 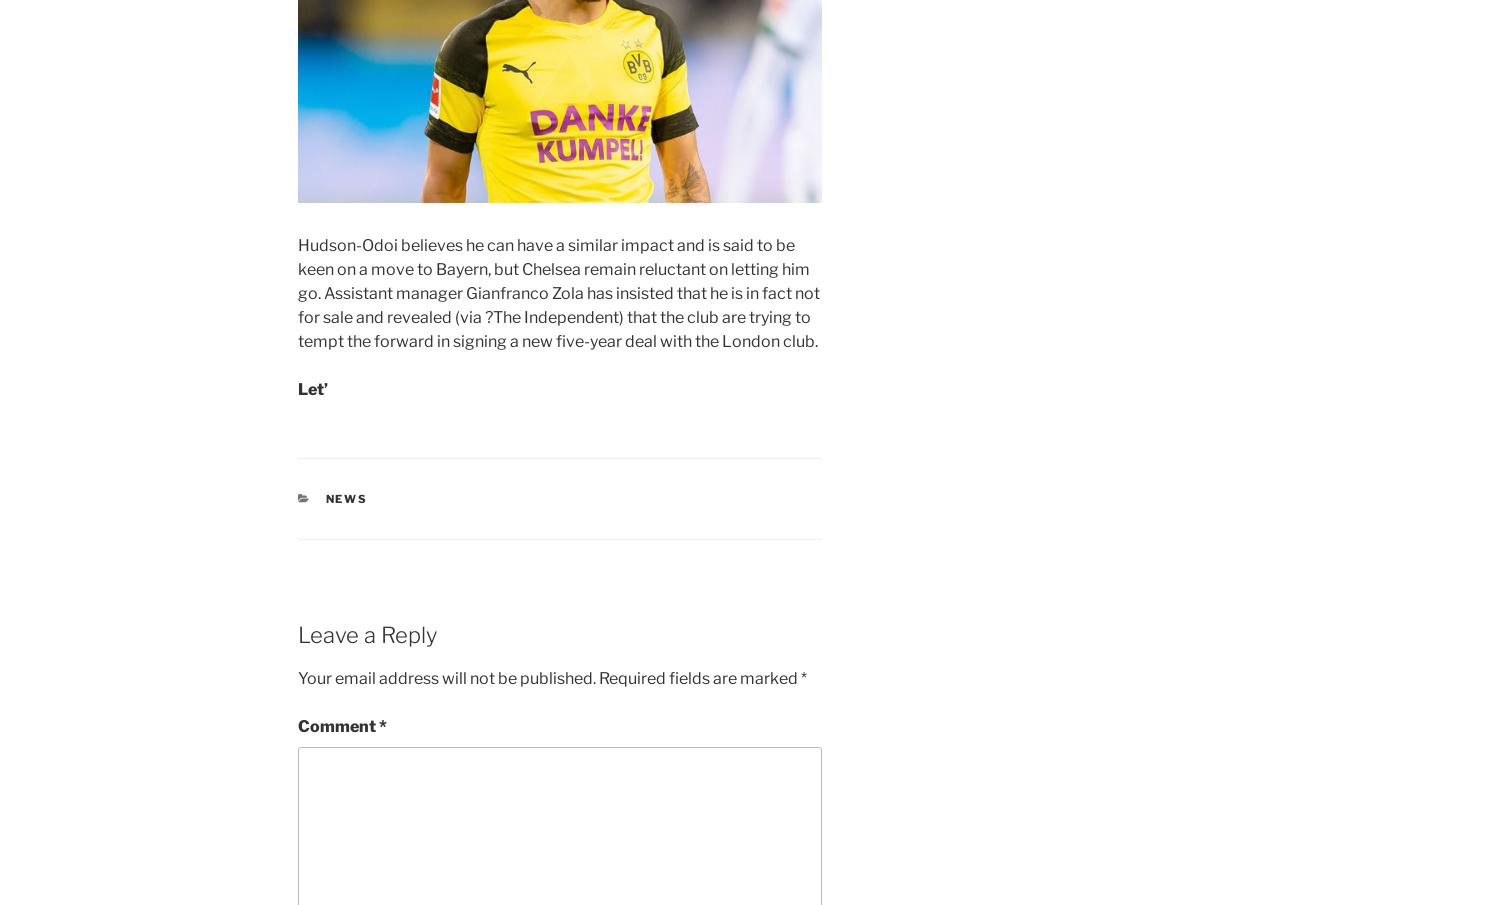 What do you see at coordinates (312, 388) in the screenshot?
I see `'Let’'` at bounding box center [312, 388].